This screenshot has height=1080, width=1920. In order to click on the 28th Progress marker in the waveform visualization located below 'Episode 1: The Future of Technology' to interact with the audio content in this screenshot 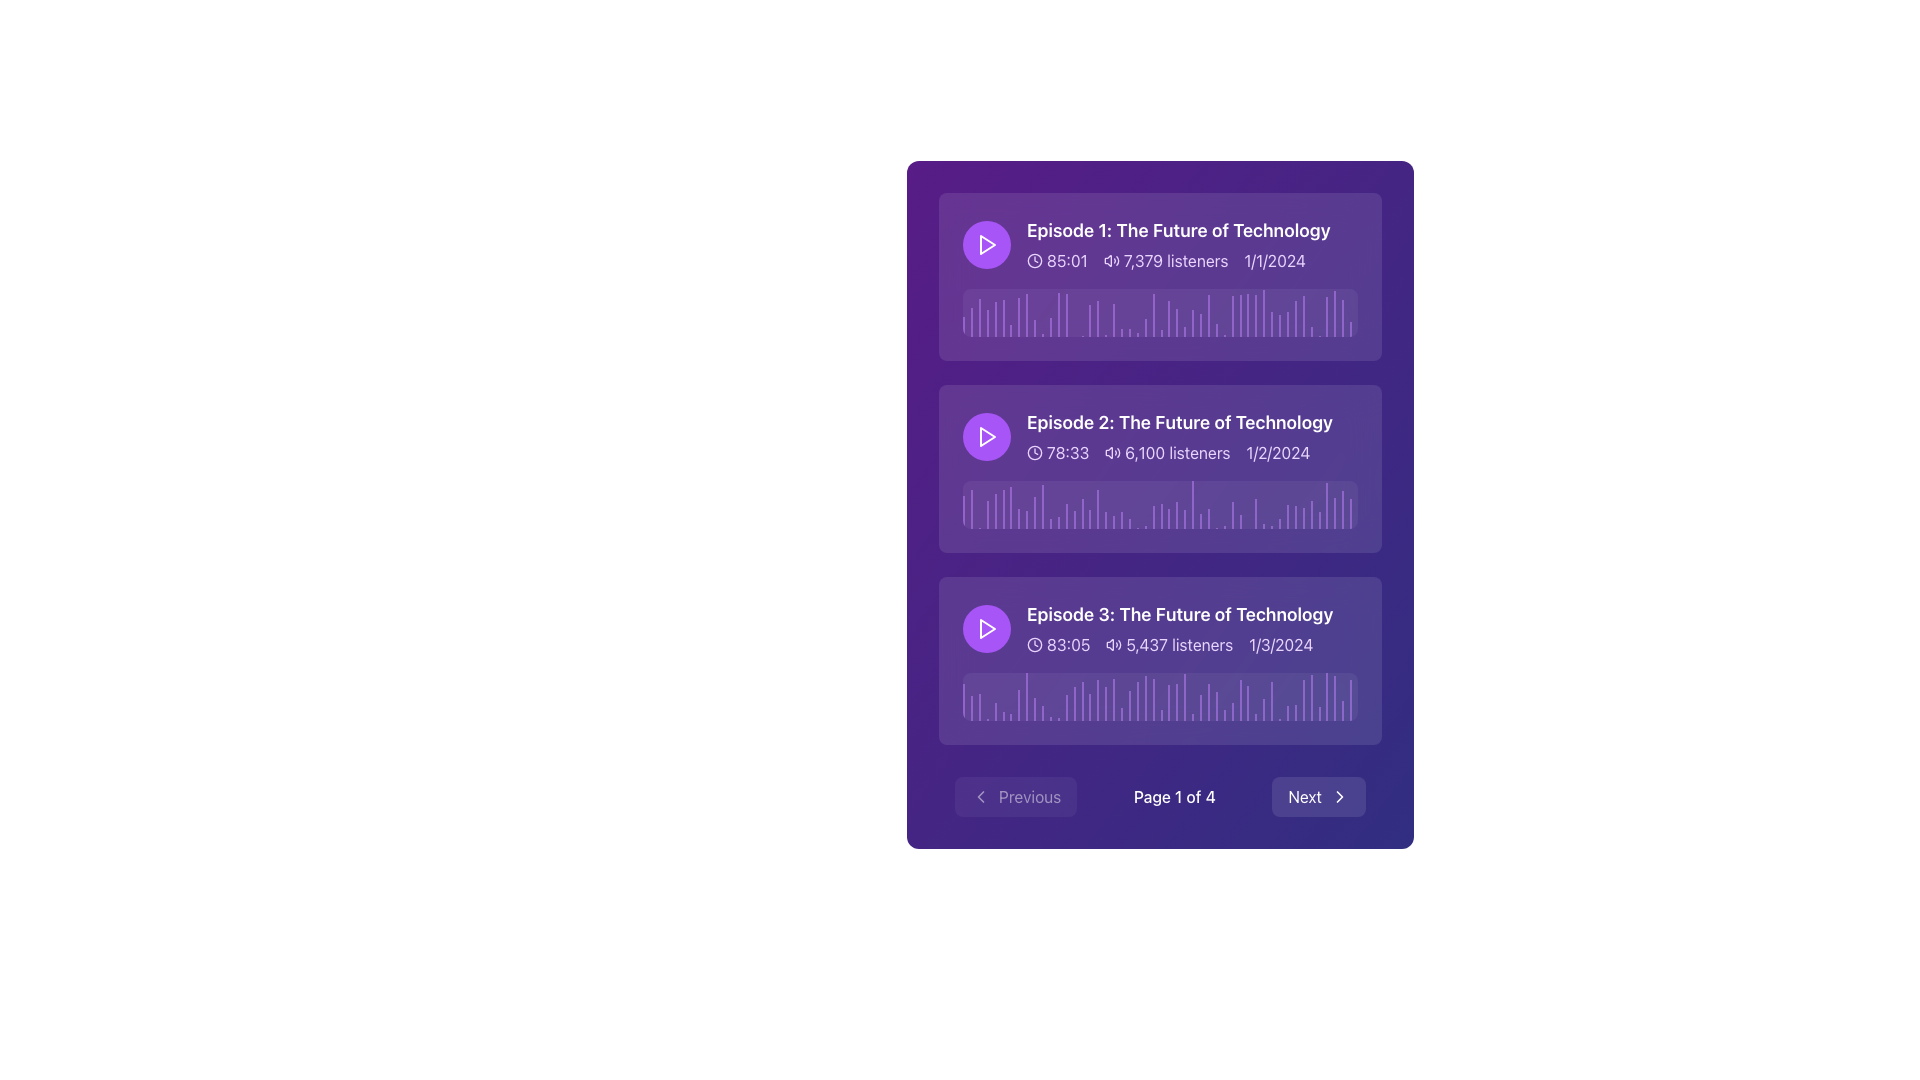, I will do `click(1177, 322)`.